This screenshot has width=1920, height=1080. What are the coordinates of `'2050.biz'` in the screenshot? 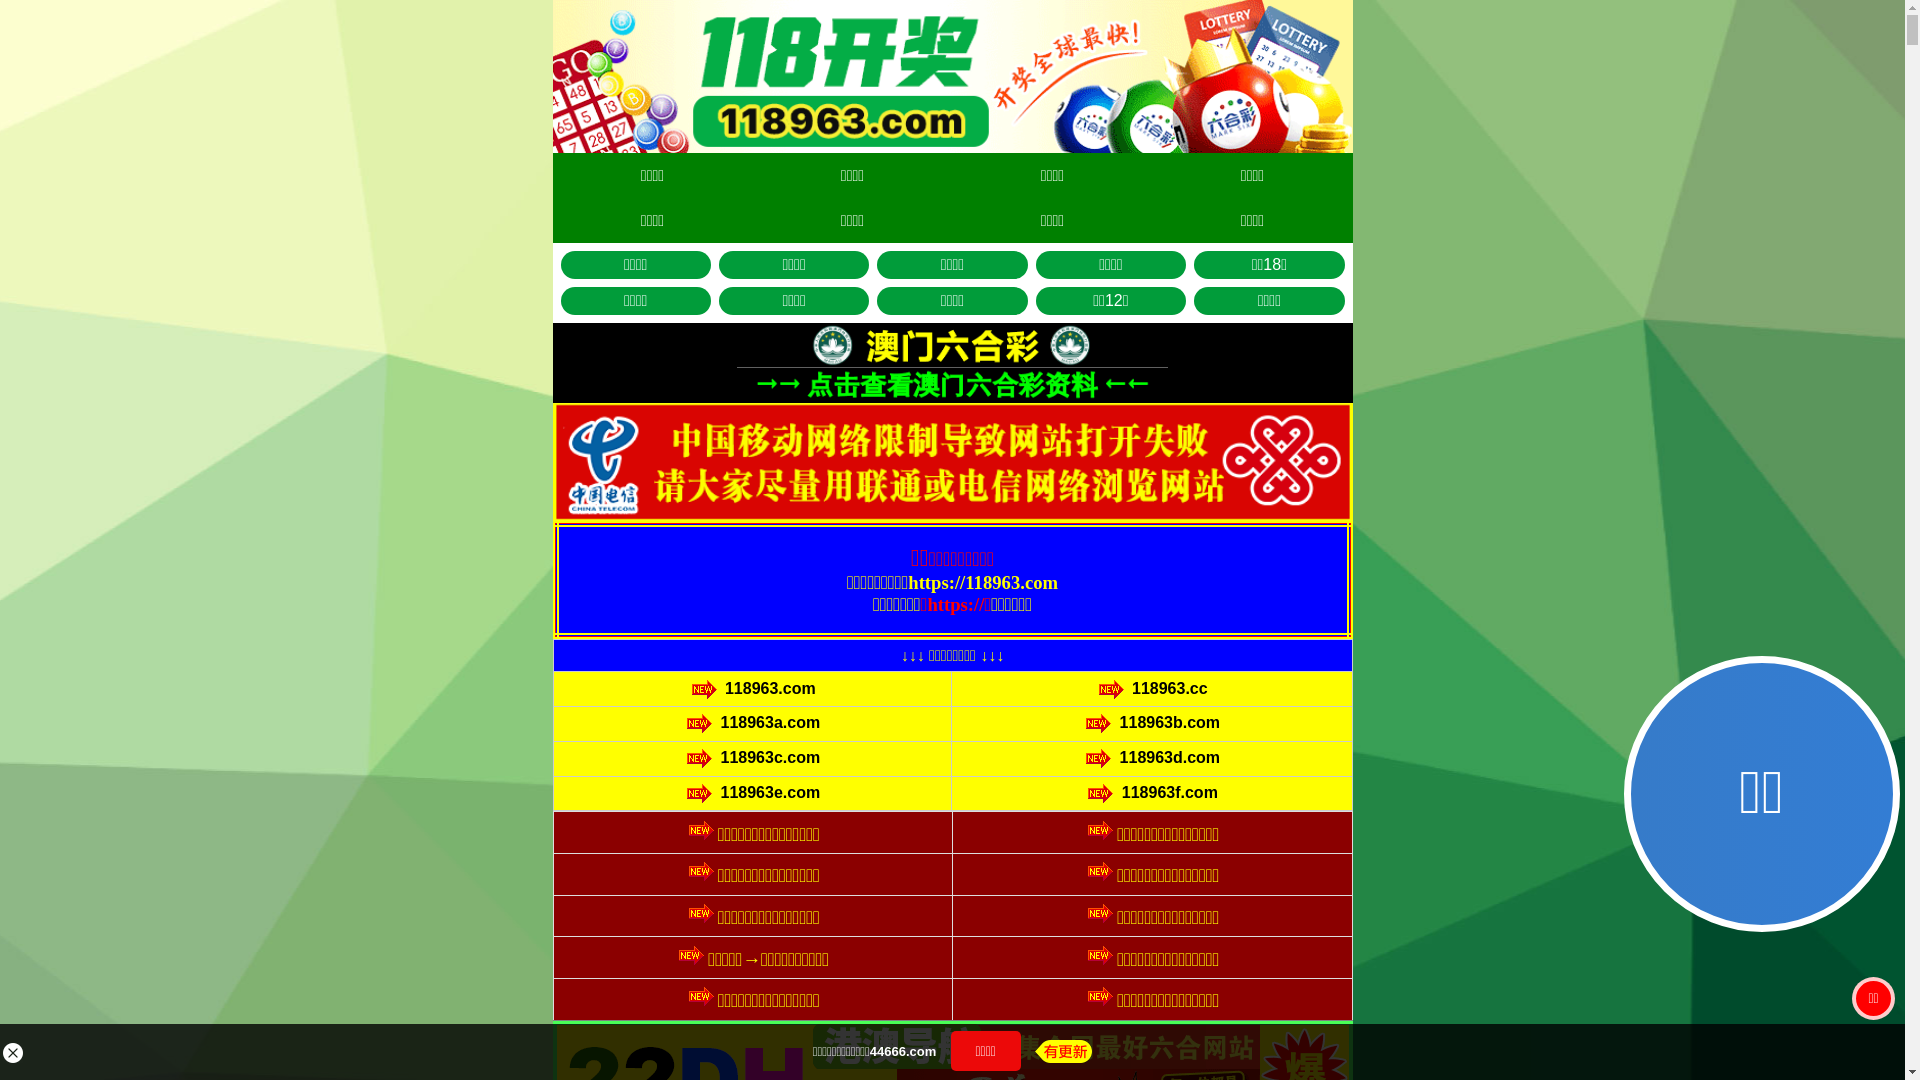 It's located at (1037, 634).